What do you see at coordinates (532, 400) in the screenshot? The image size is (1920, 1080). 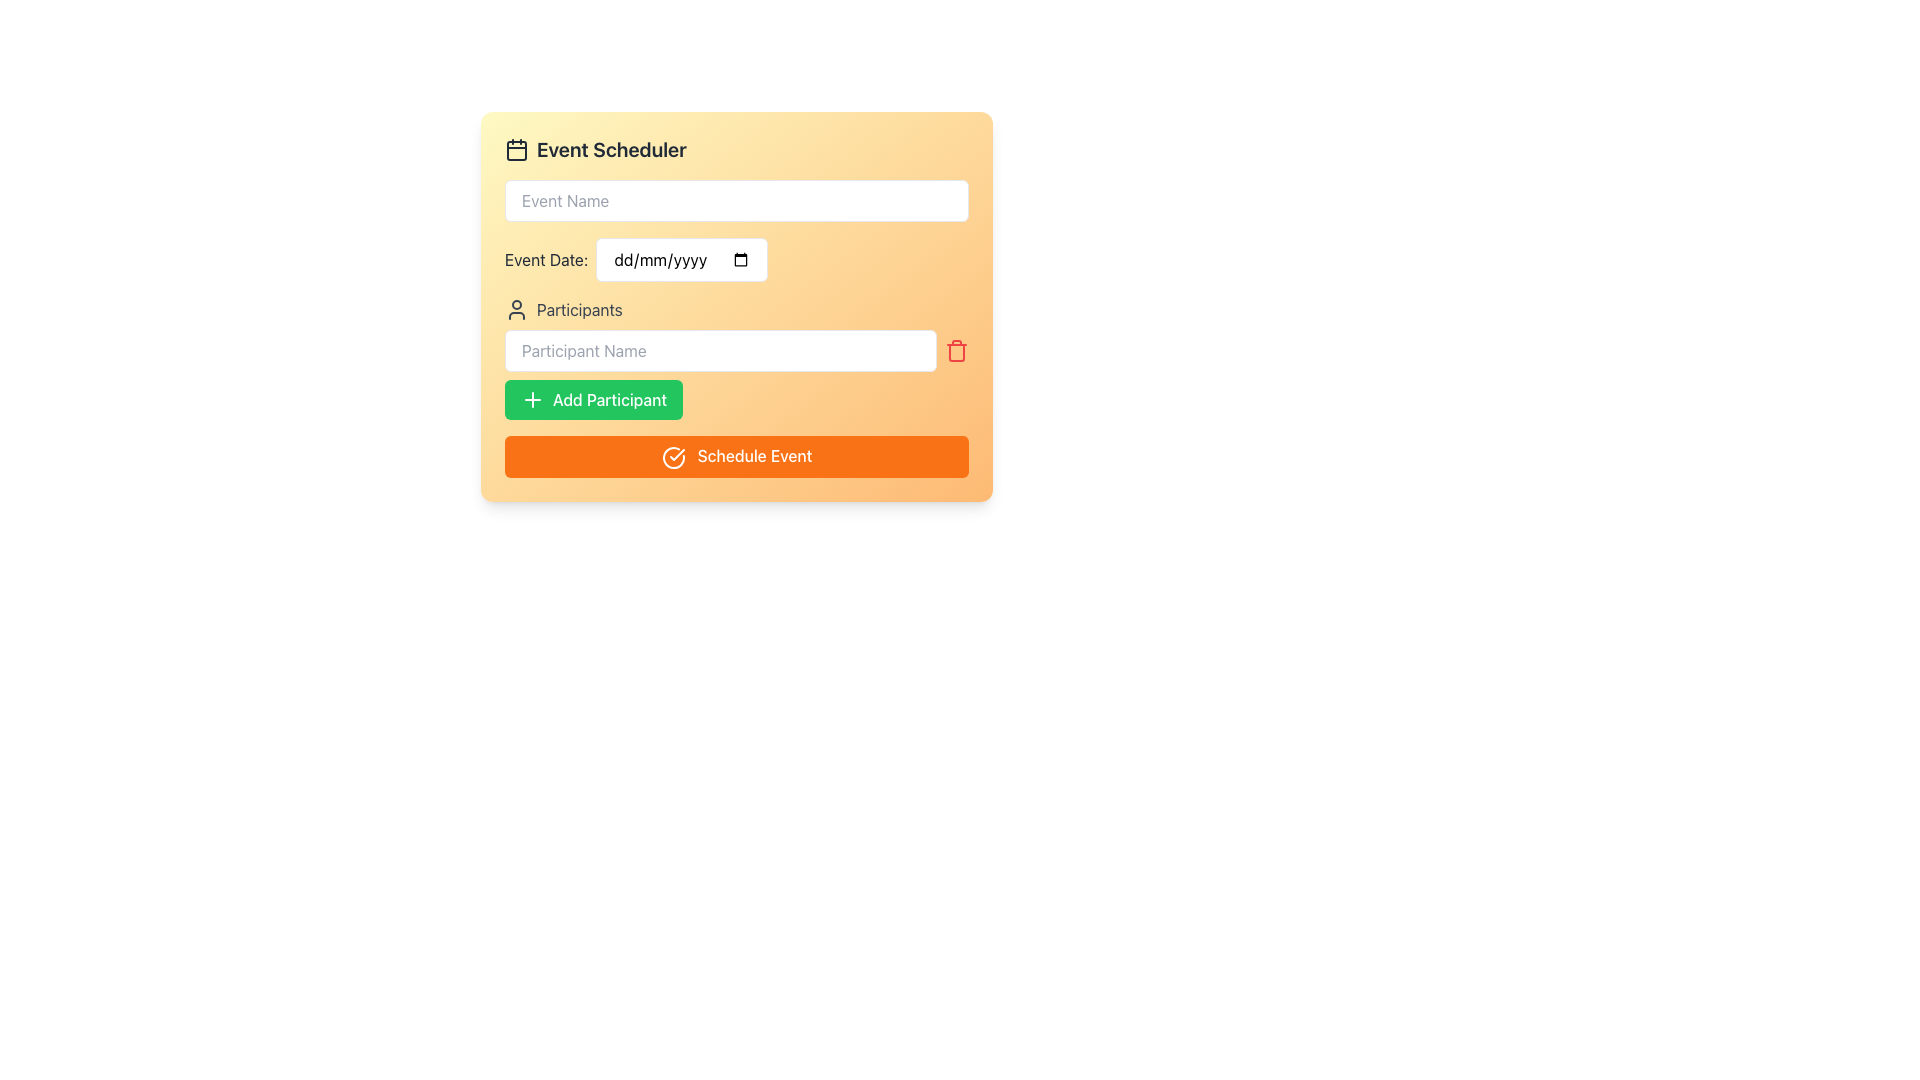 I see `the icon inside the 'Add Participant' button, which signifies the addition of a participant` at bounding box center [532, 400].